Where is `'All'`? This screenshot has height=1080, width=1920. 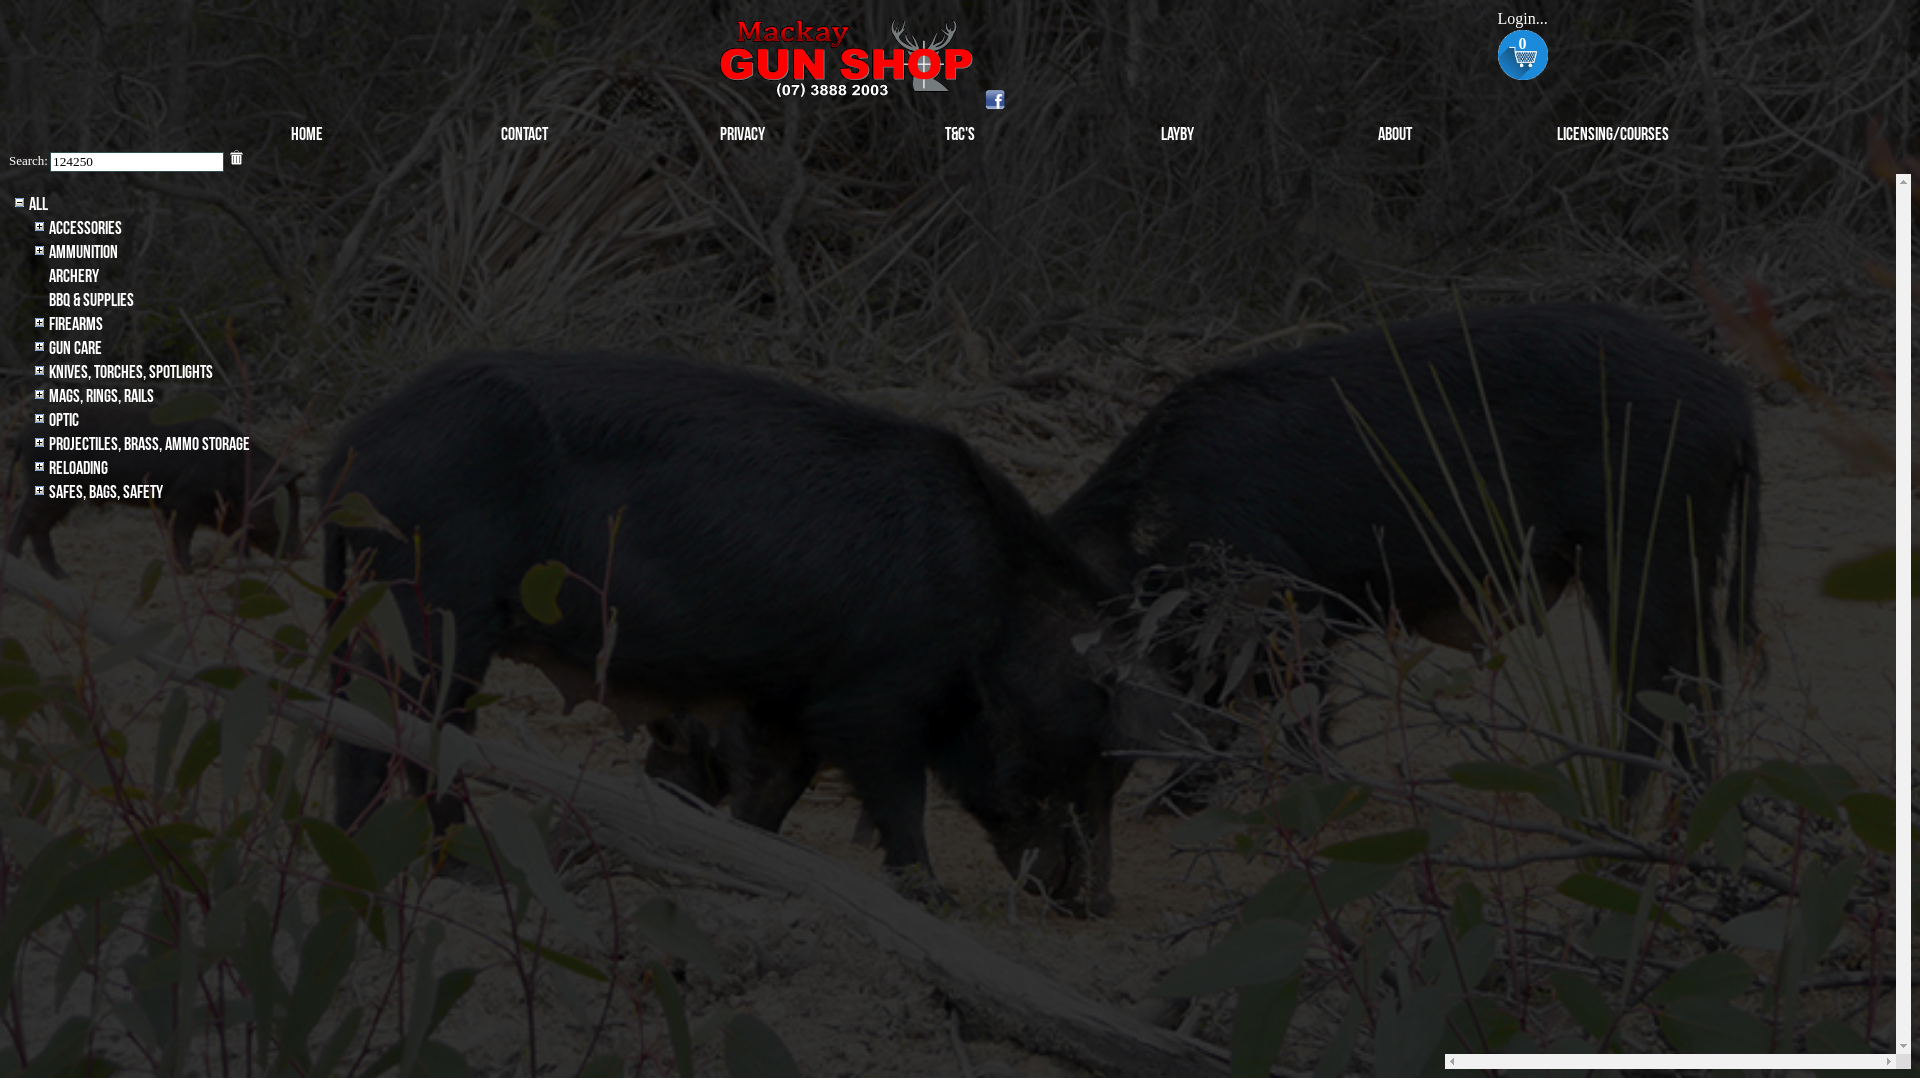
'All' is located at coordinates (38, 204).